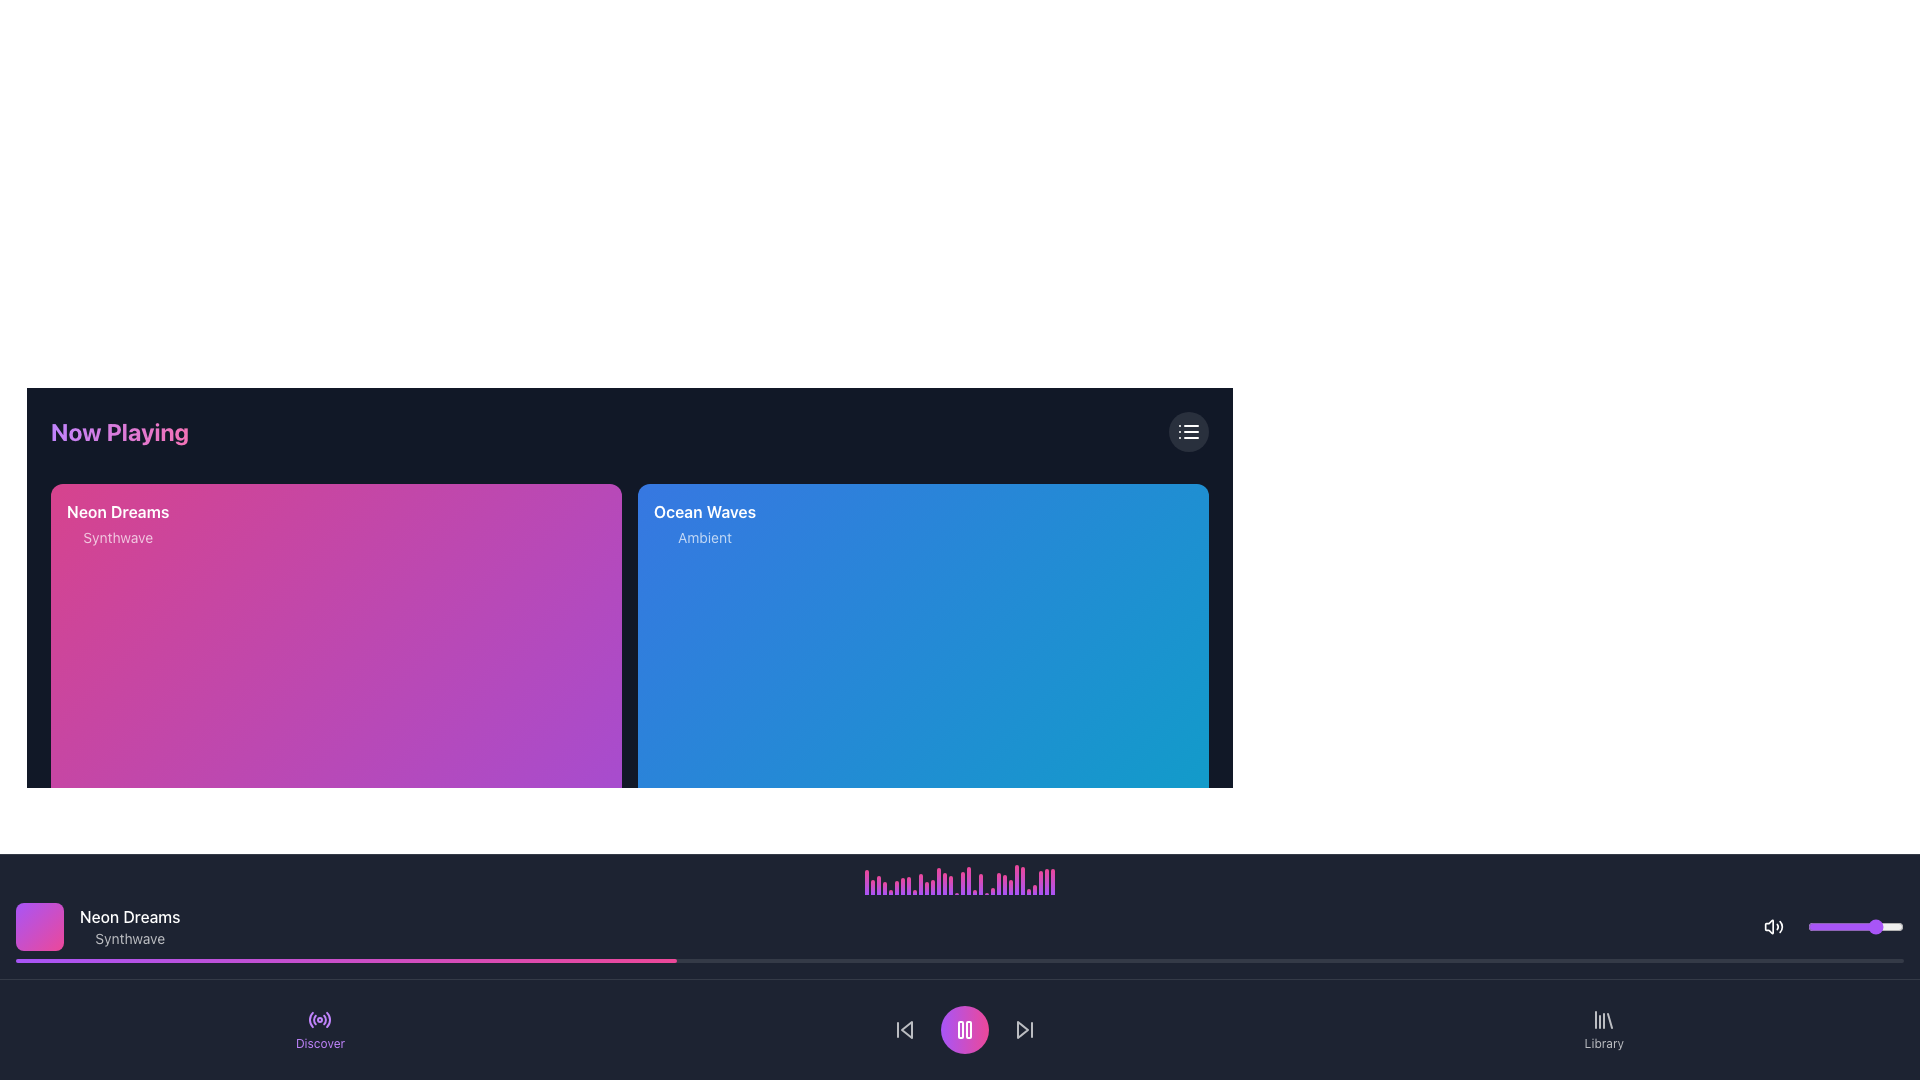 The image size is (1920, 1080). I want to click on the height changes of the first vertical bar in the visual audio equalizer, which features a gradient from purple to pink and has a rounded top edge, so click(867, 879).